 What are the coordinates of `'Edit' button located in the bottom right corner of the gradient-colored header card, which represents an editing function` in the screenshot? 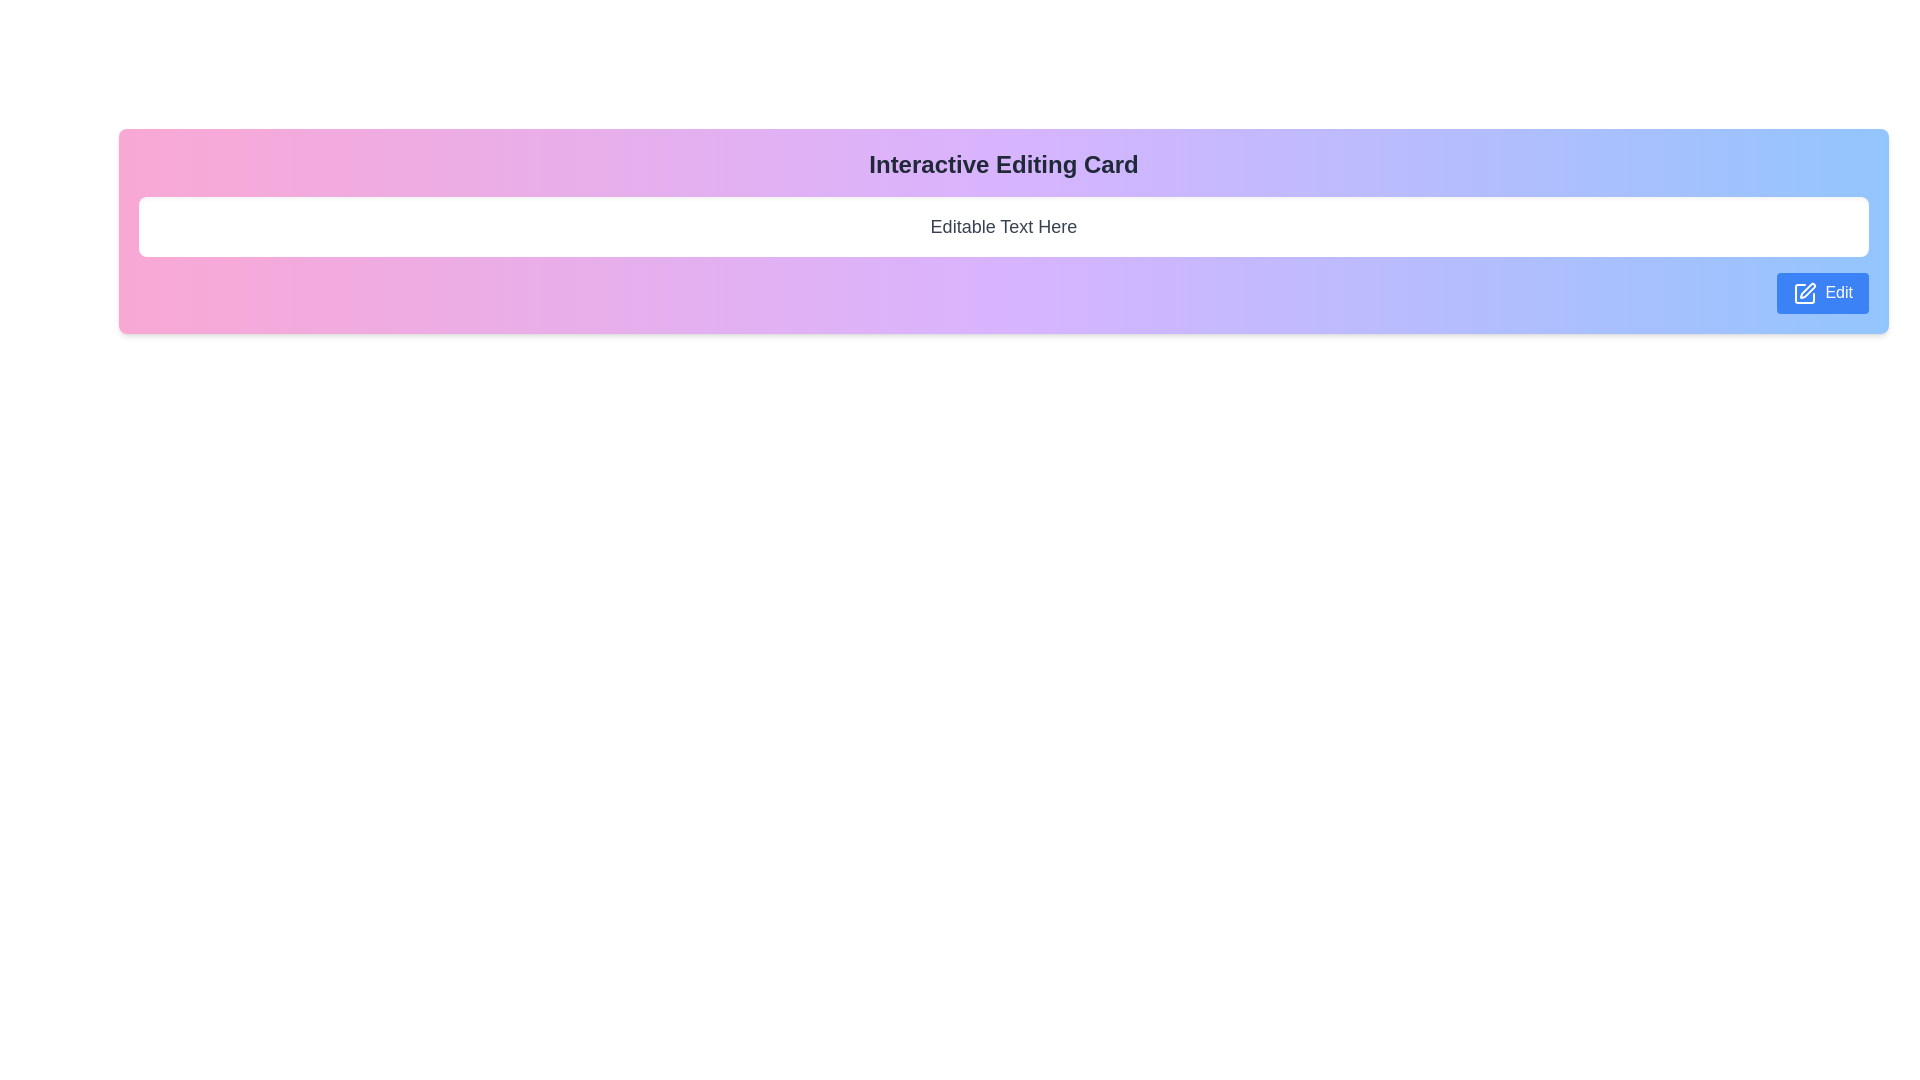 It's located at (1805, 293).